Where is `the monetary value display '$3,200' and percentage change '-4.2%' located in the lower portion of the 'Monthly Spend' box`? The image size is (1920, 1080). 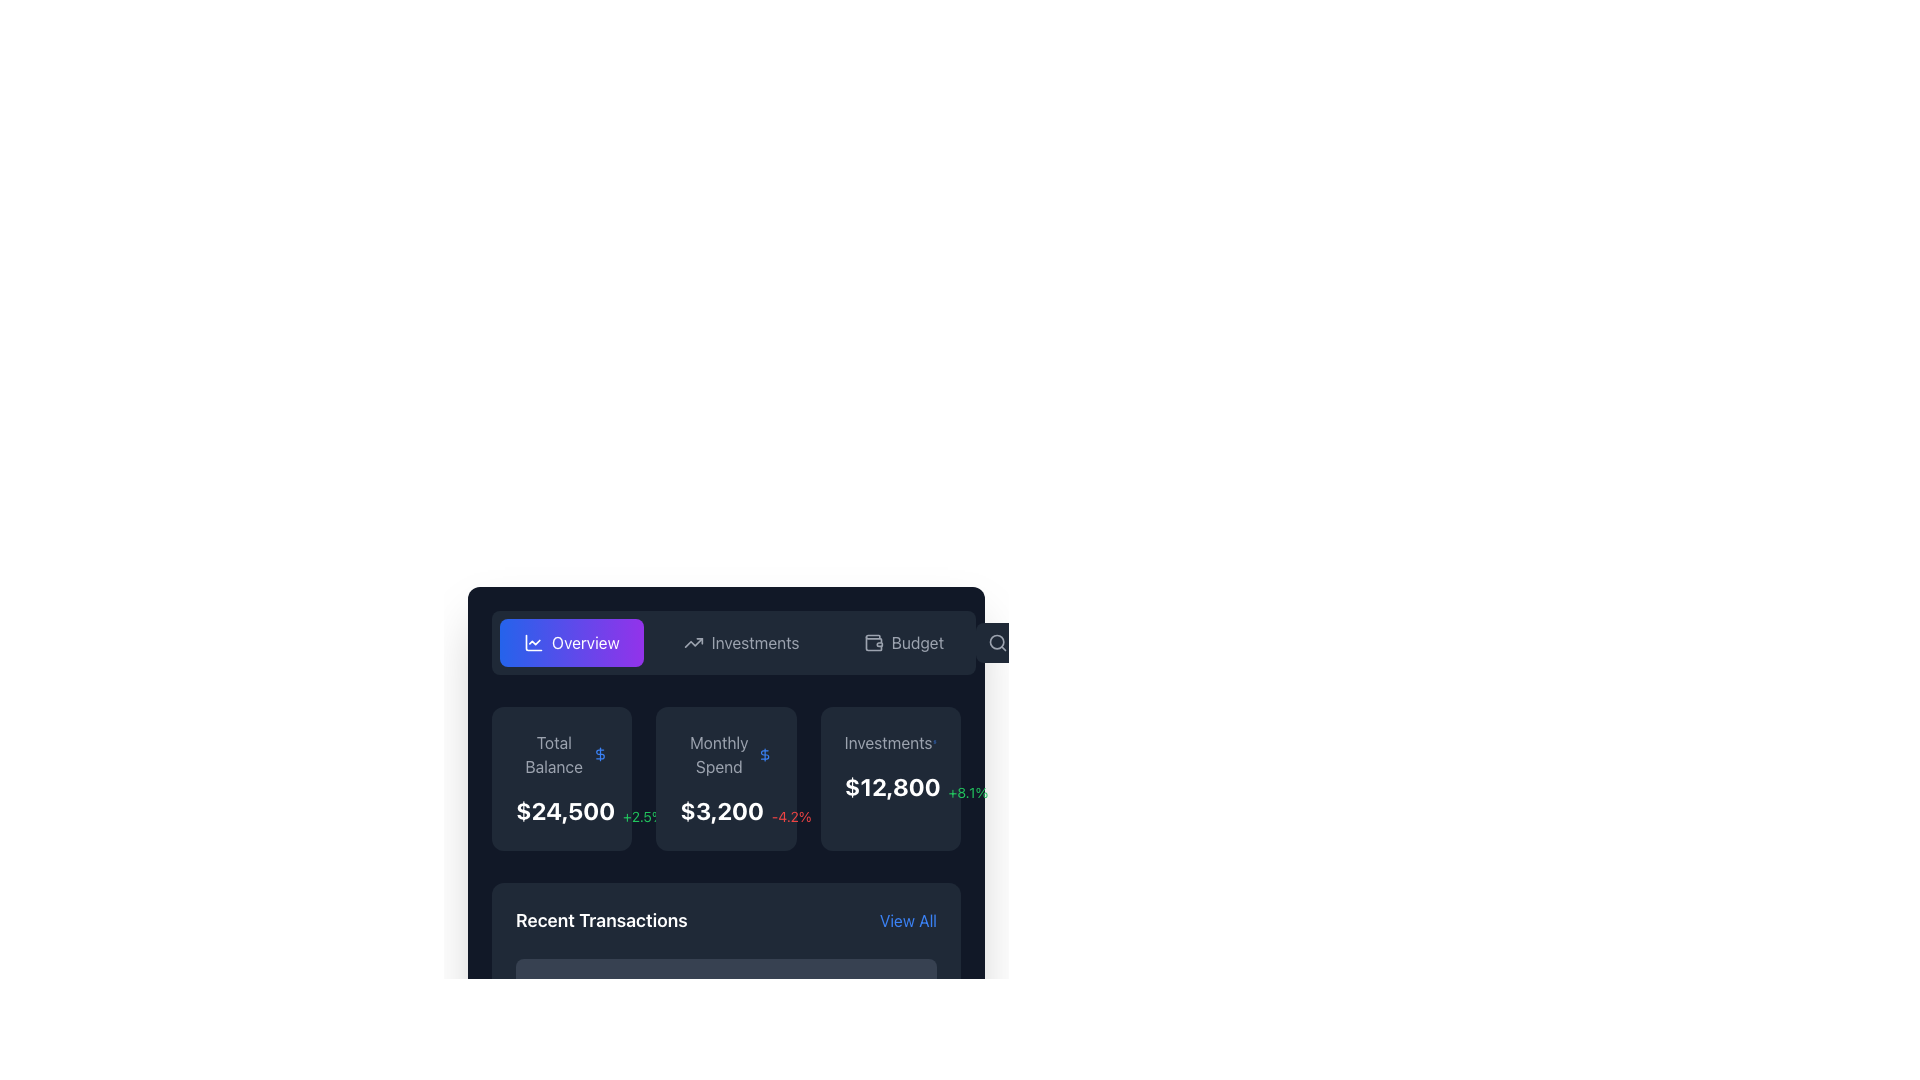 the monetary value display '$3,200' and percentage change '-4.2%' located in the lower portion of the 'Monthly Spend' box is located at coordinates (725, 810).